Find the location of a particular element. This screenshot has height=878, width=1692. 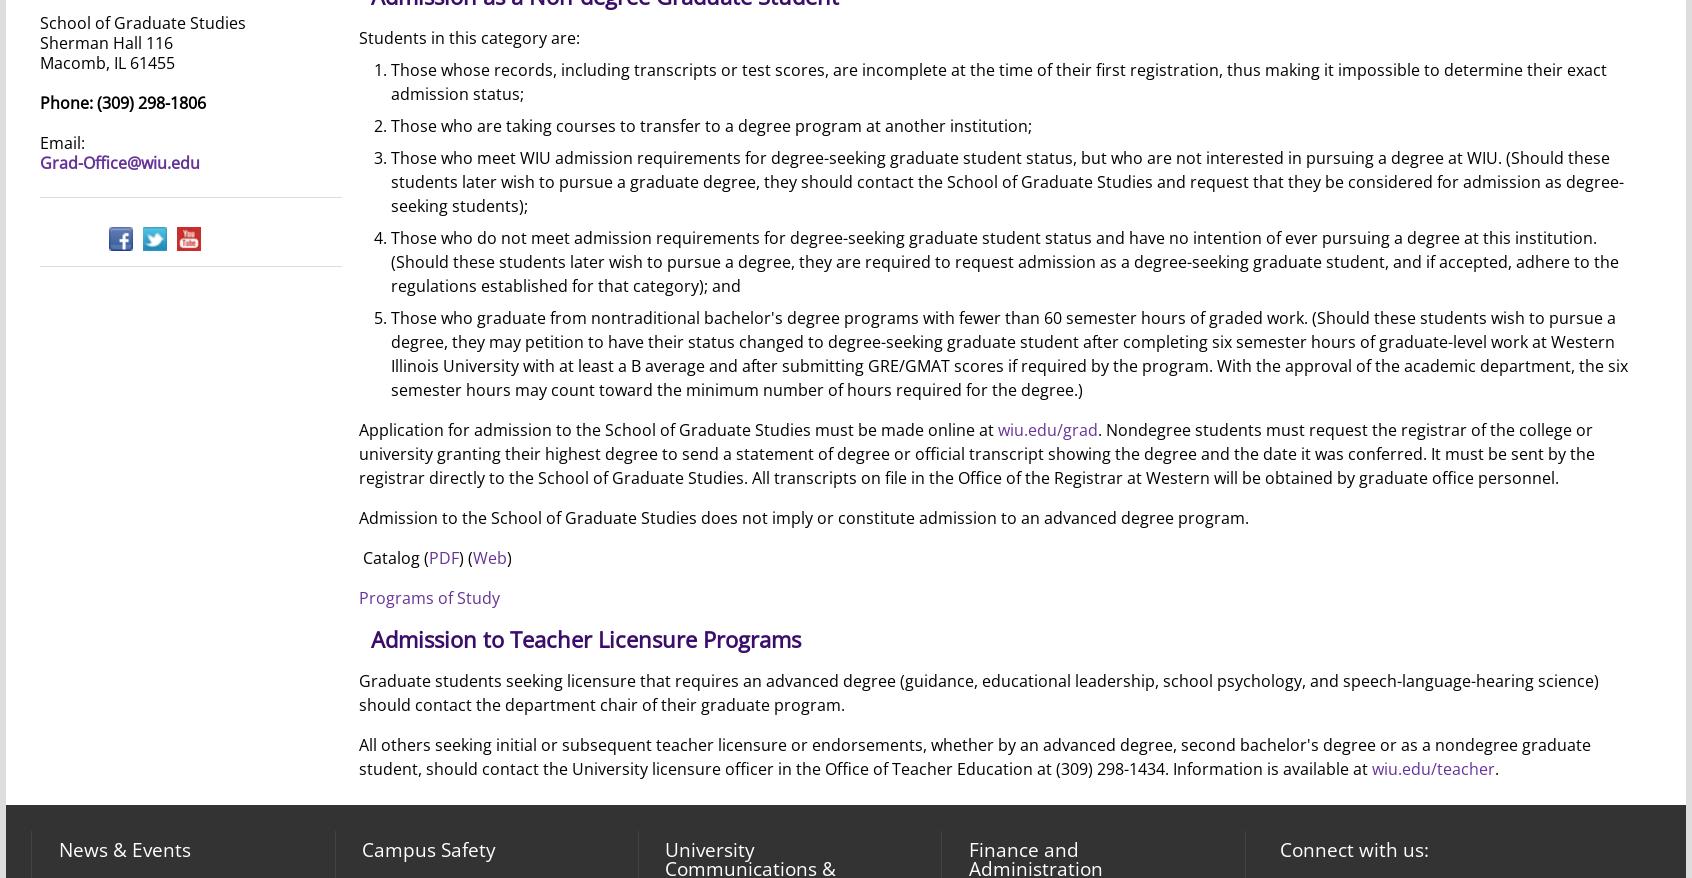

'News & Events' is located at coordinates (57, 849).